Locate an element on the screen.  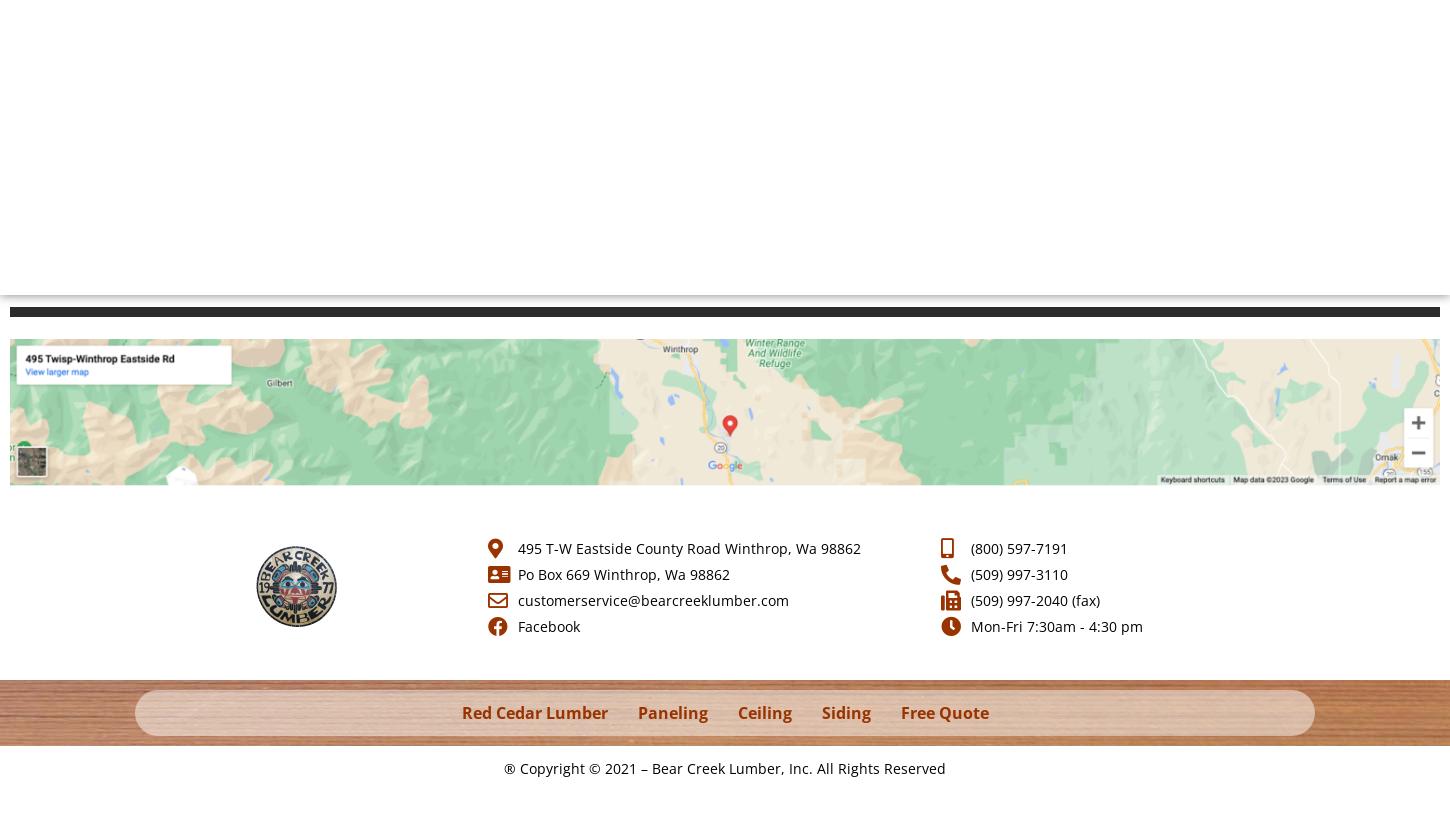
'Ceiling' is located at coordinates (764, 713).